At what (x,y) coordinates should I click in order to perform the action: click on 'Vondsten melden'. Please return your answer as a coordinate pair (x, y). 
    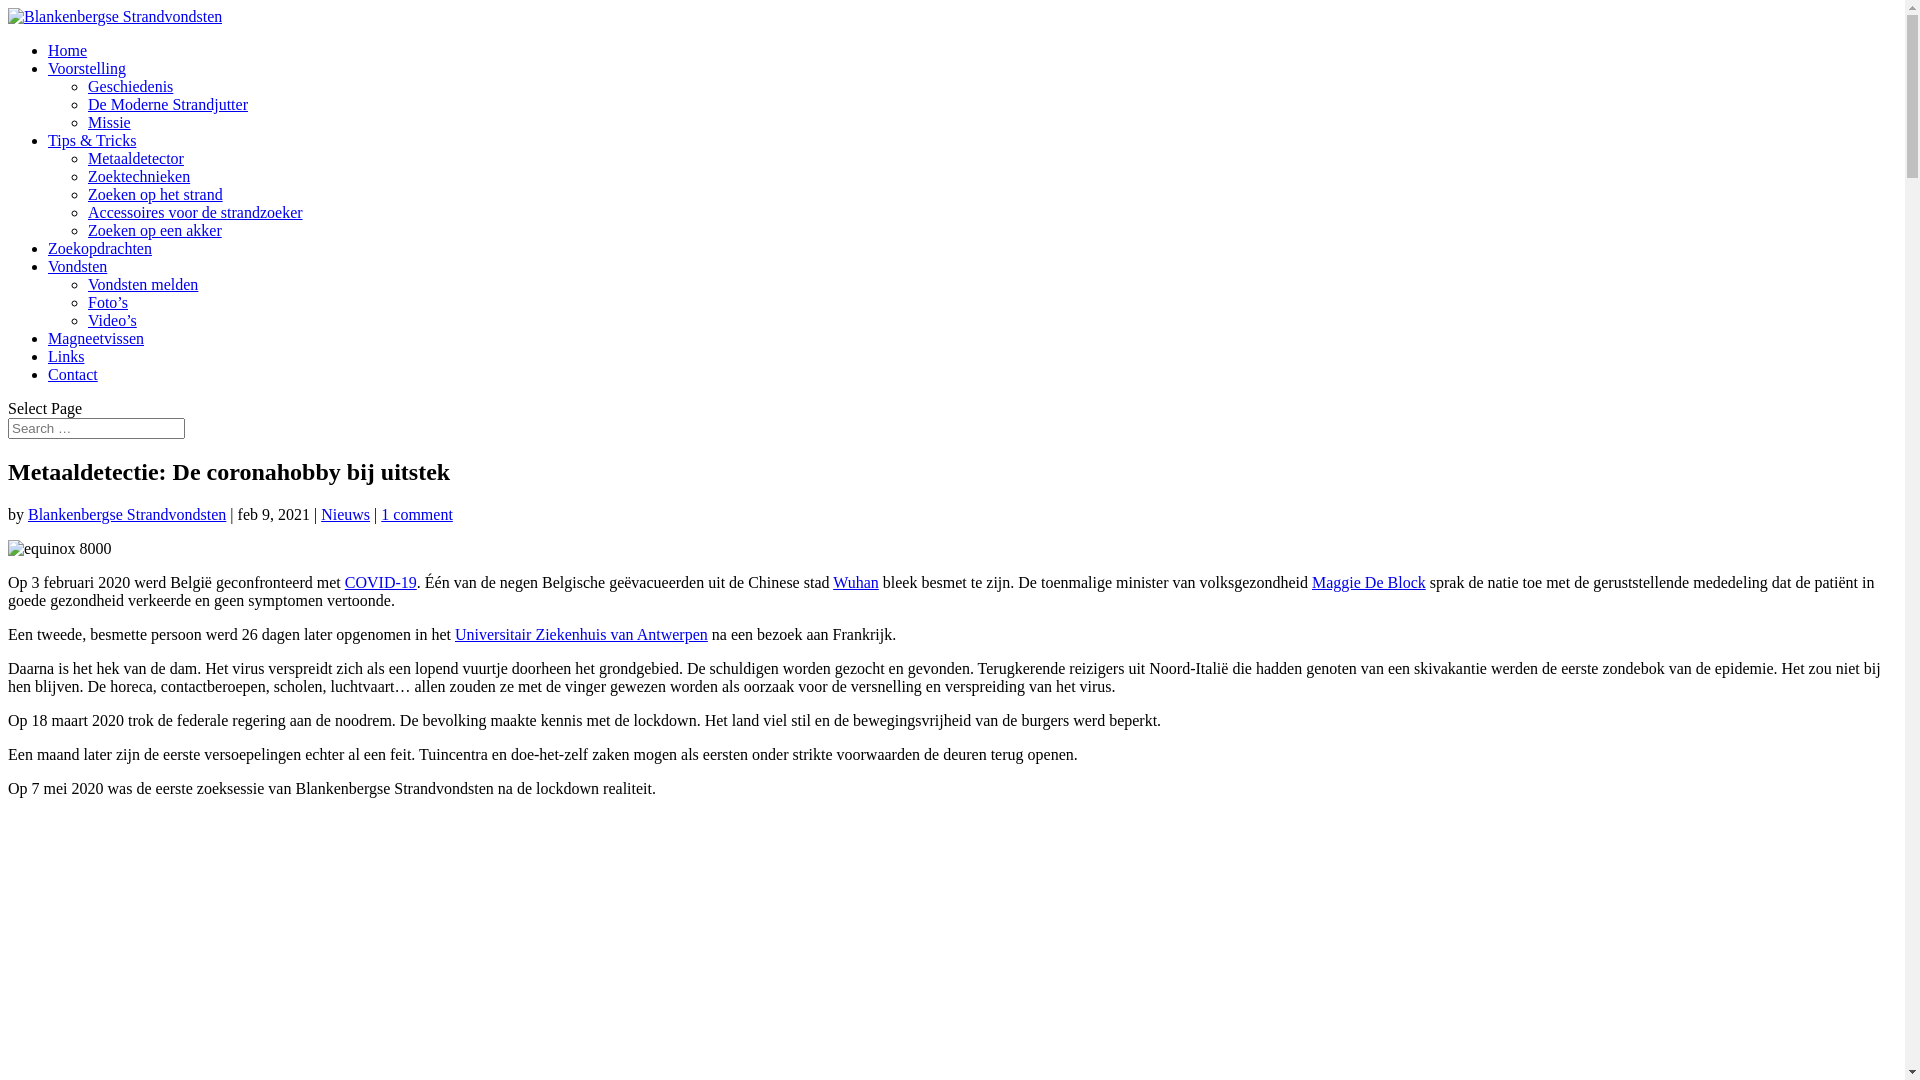
    Looking at the image, I should click on (86, 284).